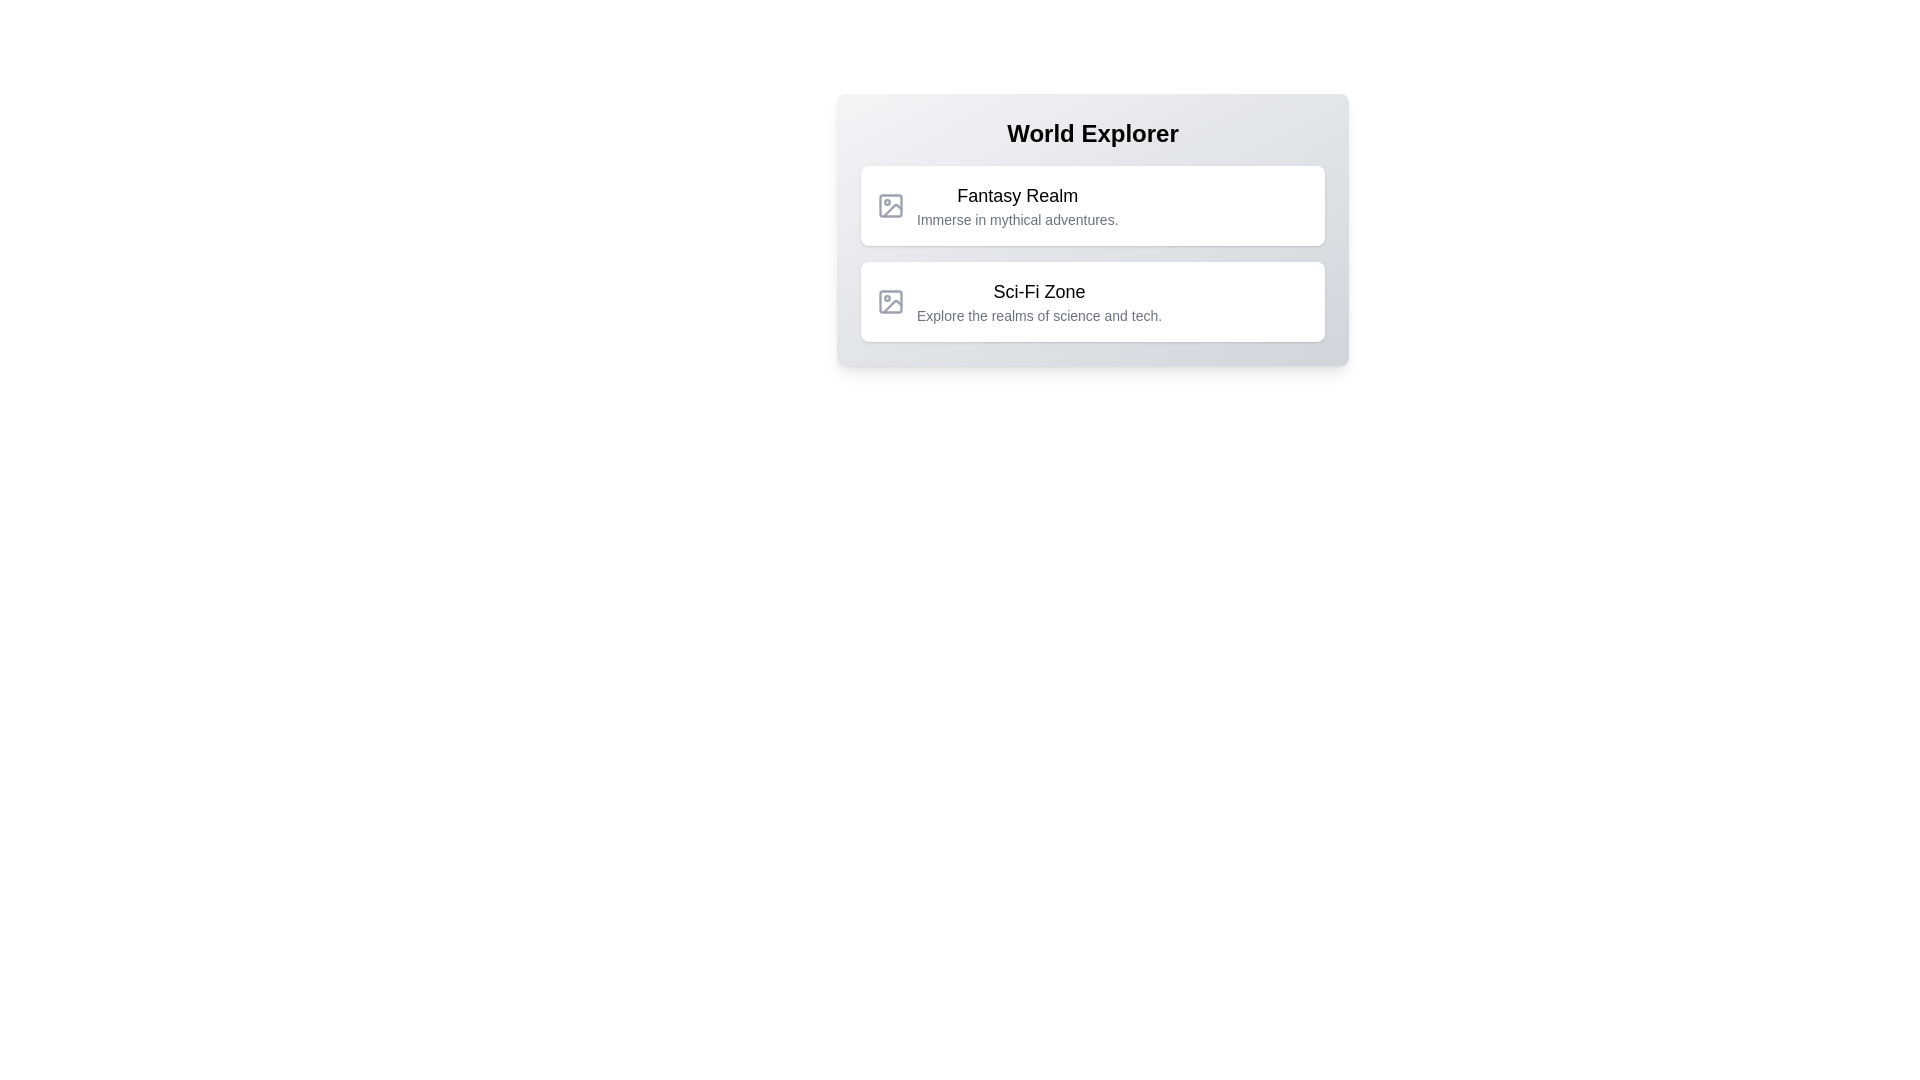 Image resolution: width=1920 pixels, height=1080 pixels. I want to click on the icon located within the left segment of the 'Fantasy Realm' card, which serves as a visual cue adjacent to the card's title and descriptive text, so click(890, 205).